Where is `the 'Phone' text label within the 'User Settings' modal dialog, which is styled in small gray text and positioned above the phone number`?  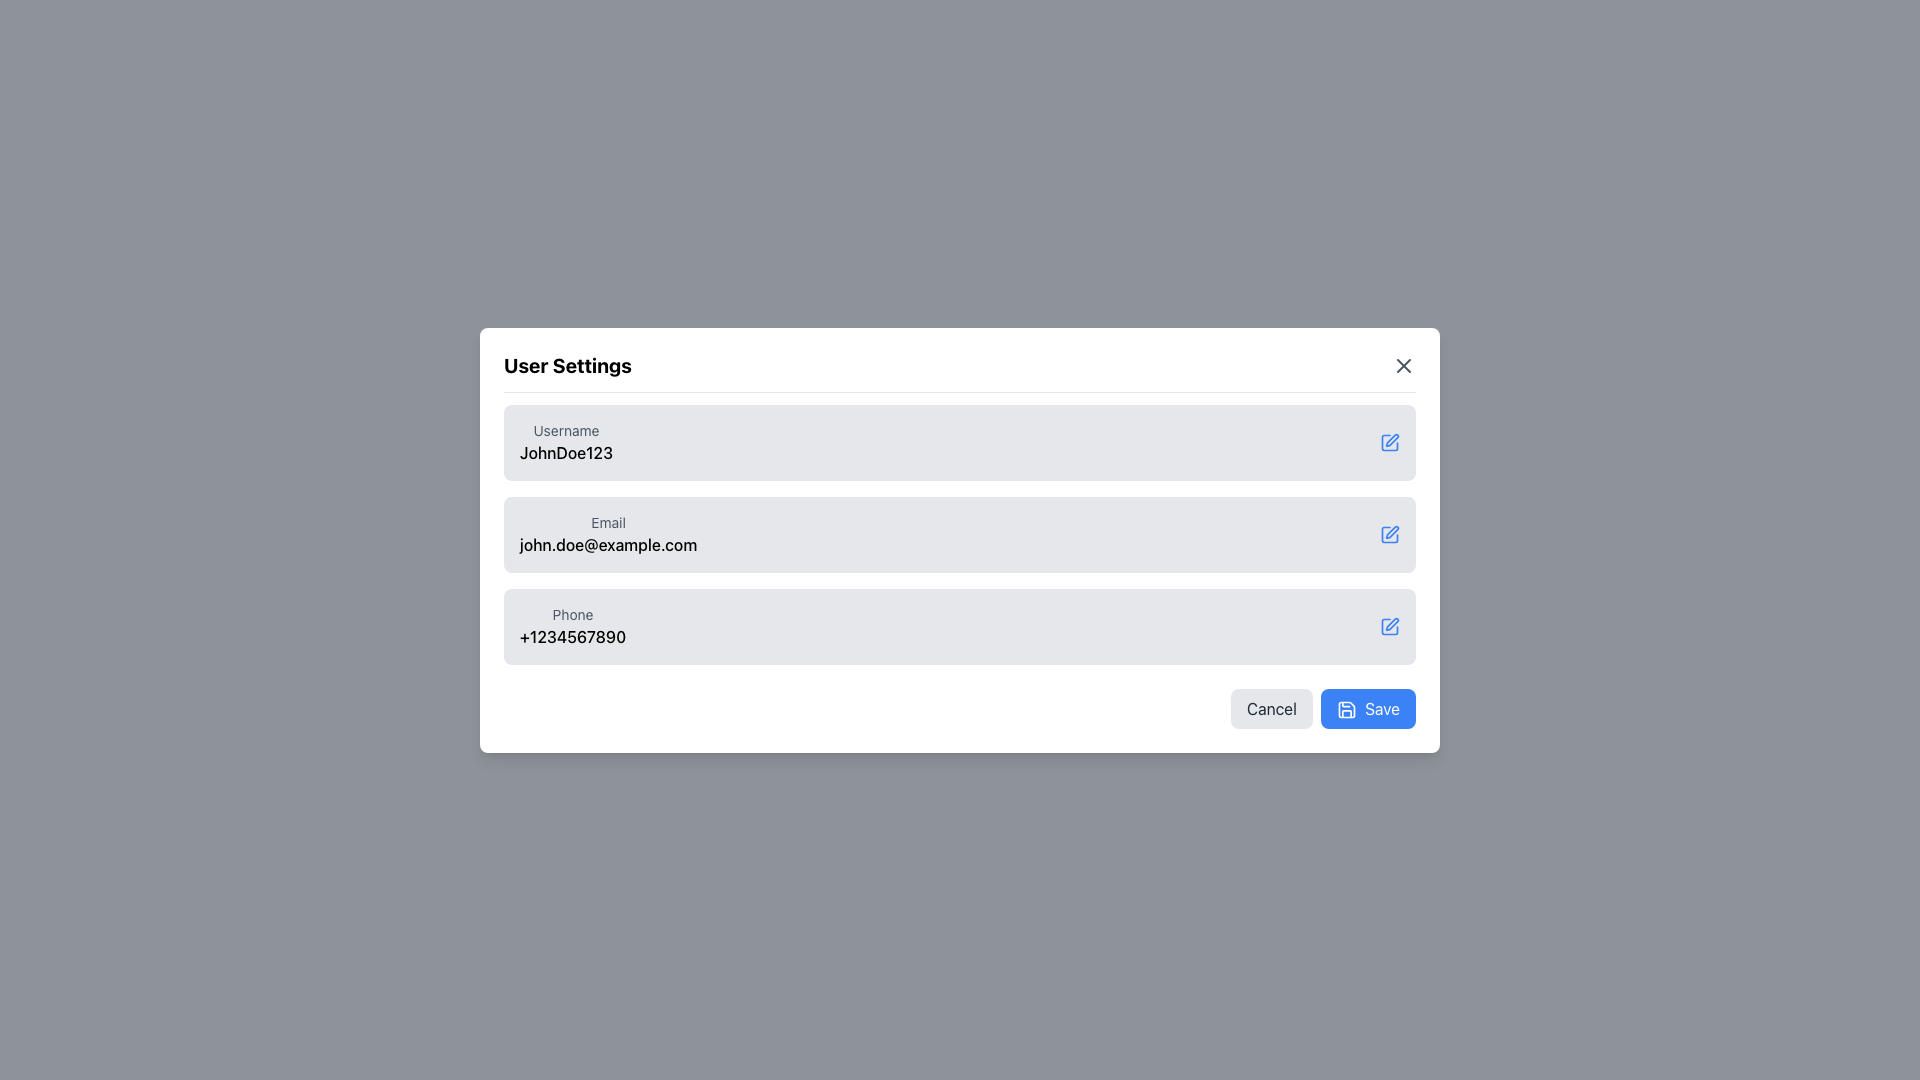 the 'Phone' text label within the 'User Settings' modal dialog, which is styled in small gray text and positioned above the phone number is located at coordinates (572, 613).